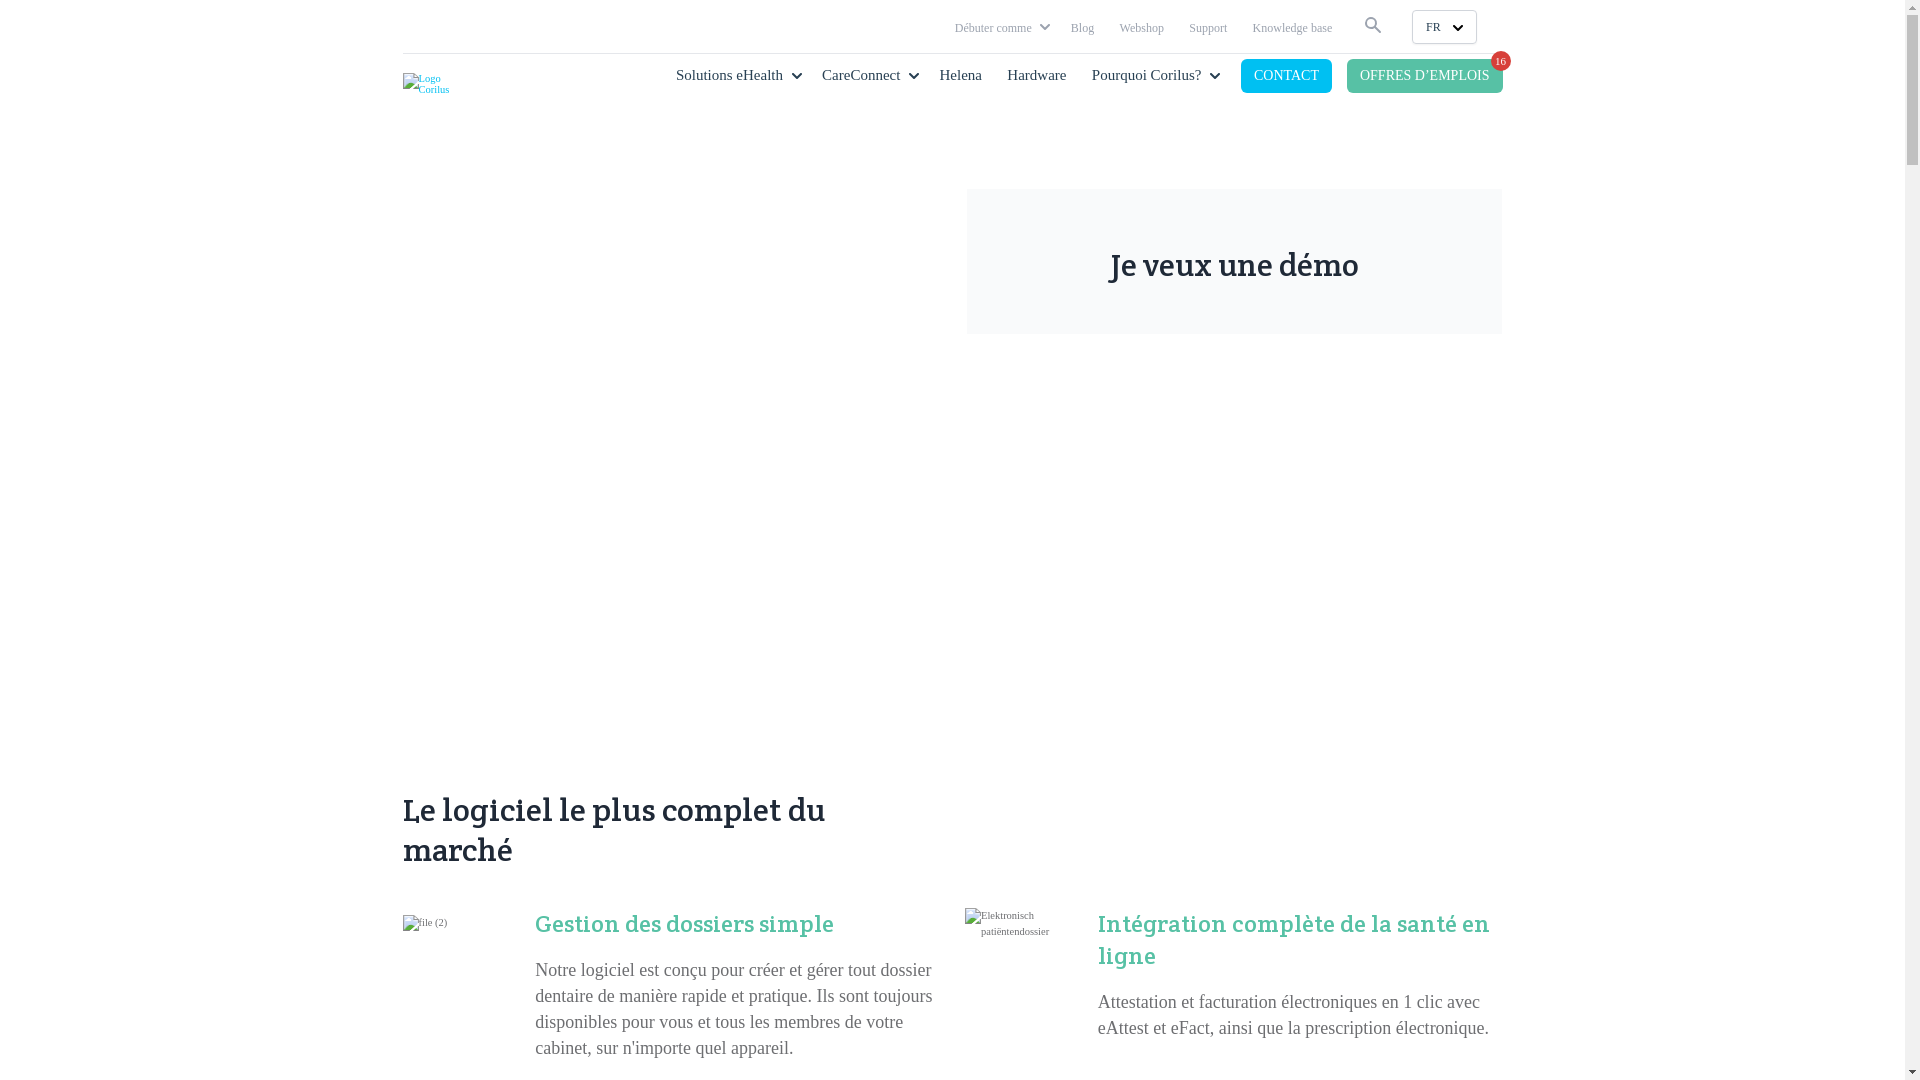 This screenshot has width=1920, height=1080. Describe the element at coordinates (1036, 73) in the screenshot. I see `'Hardware'` at that location.